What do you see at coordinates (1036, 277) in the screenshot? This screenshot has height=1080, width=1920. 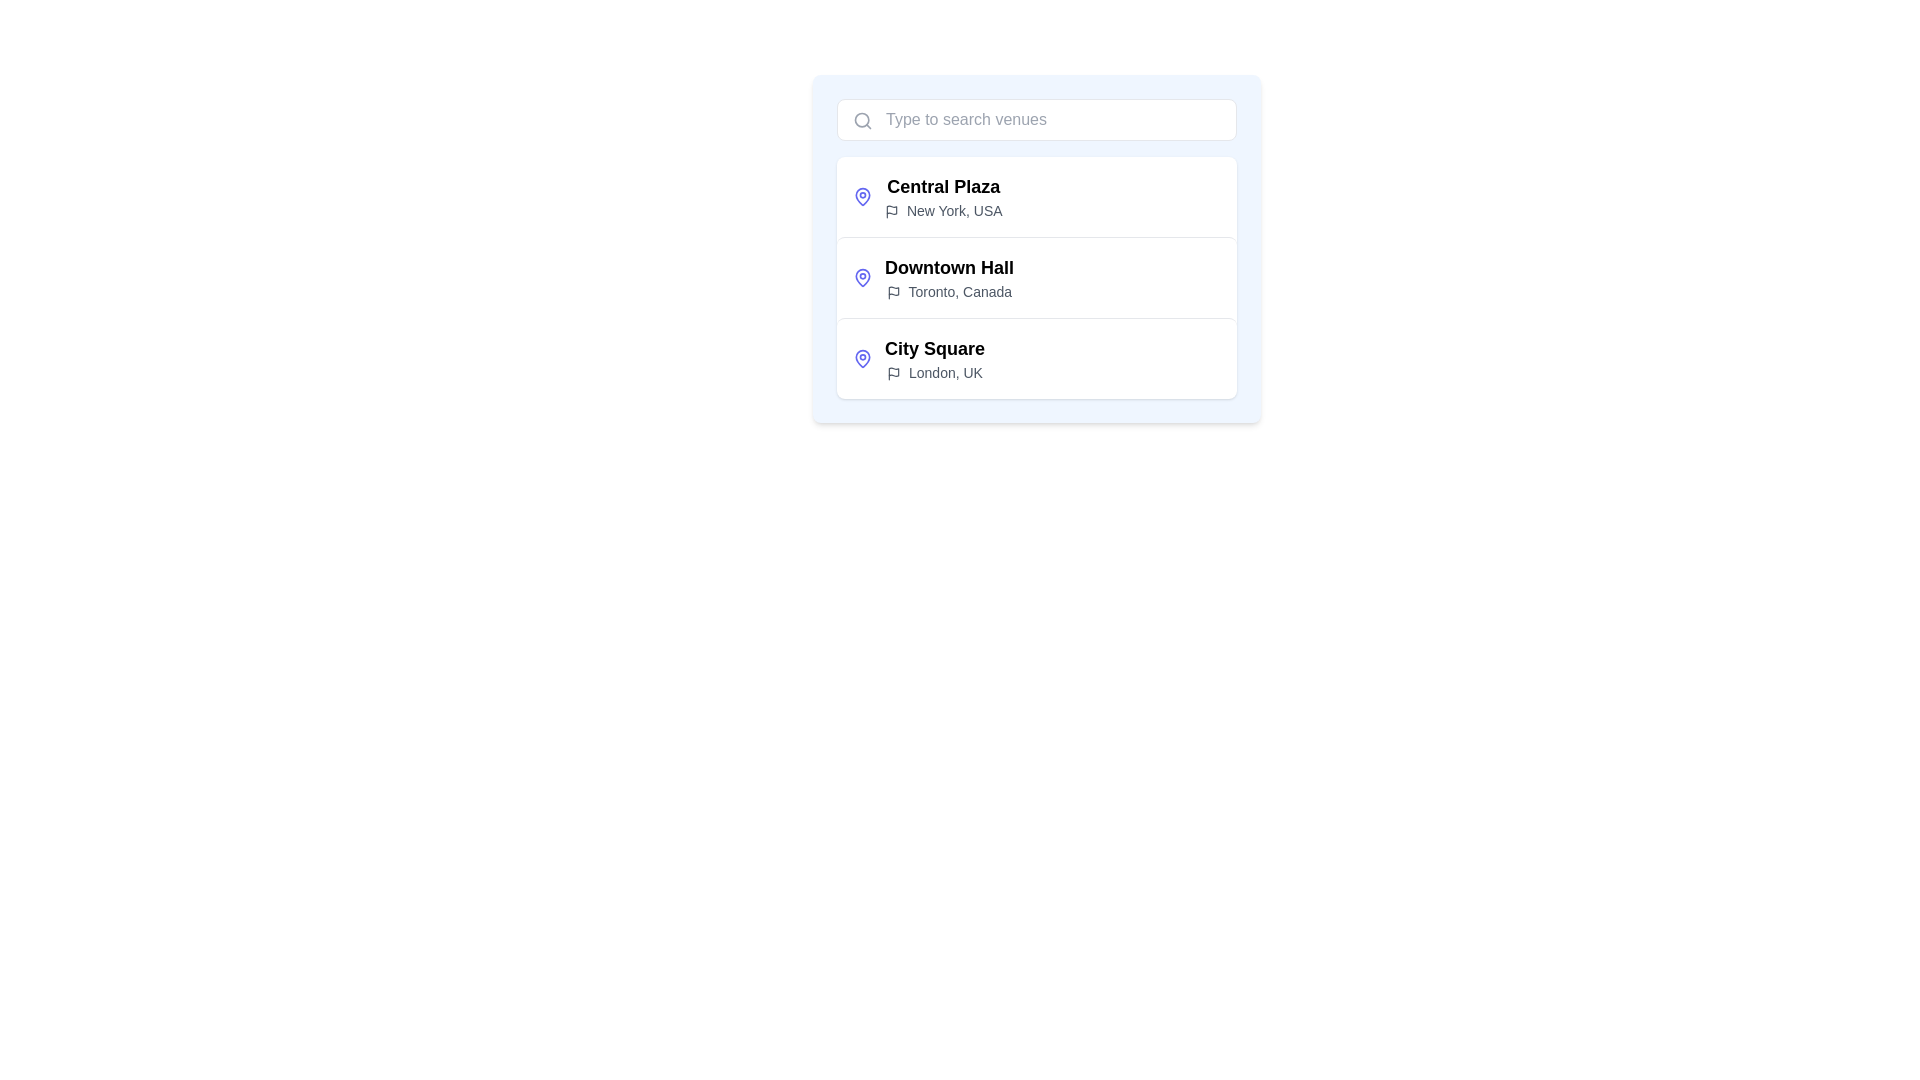 I see `the second venue entry` at bounding box center [1036, 277].